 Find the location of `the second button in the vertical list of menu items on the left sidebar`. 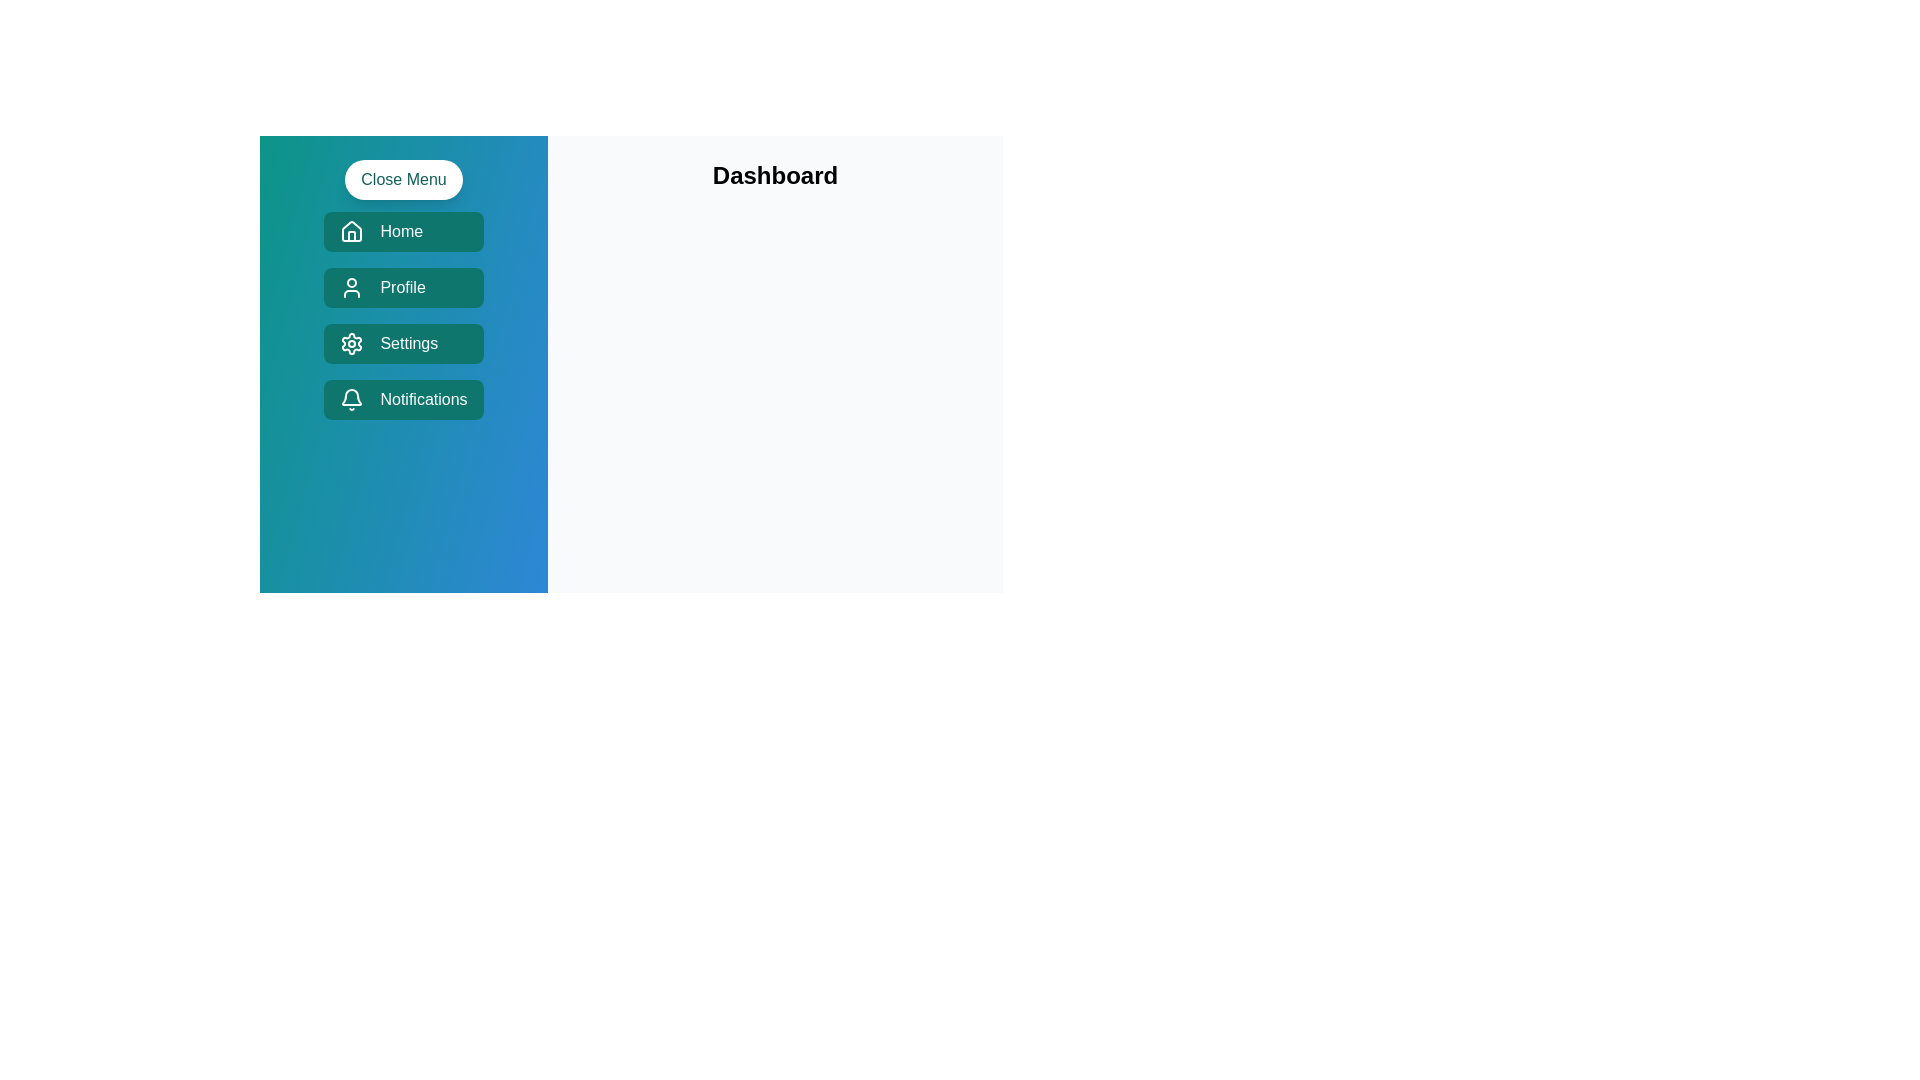

the second button in the vertical list of menu items on the left sidebar is located at coordinates (402, 288).